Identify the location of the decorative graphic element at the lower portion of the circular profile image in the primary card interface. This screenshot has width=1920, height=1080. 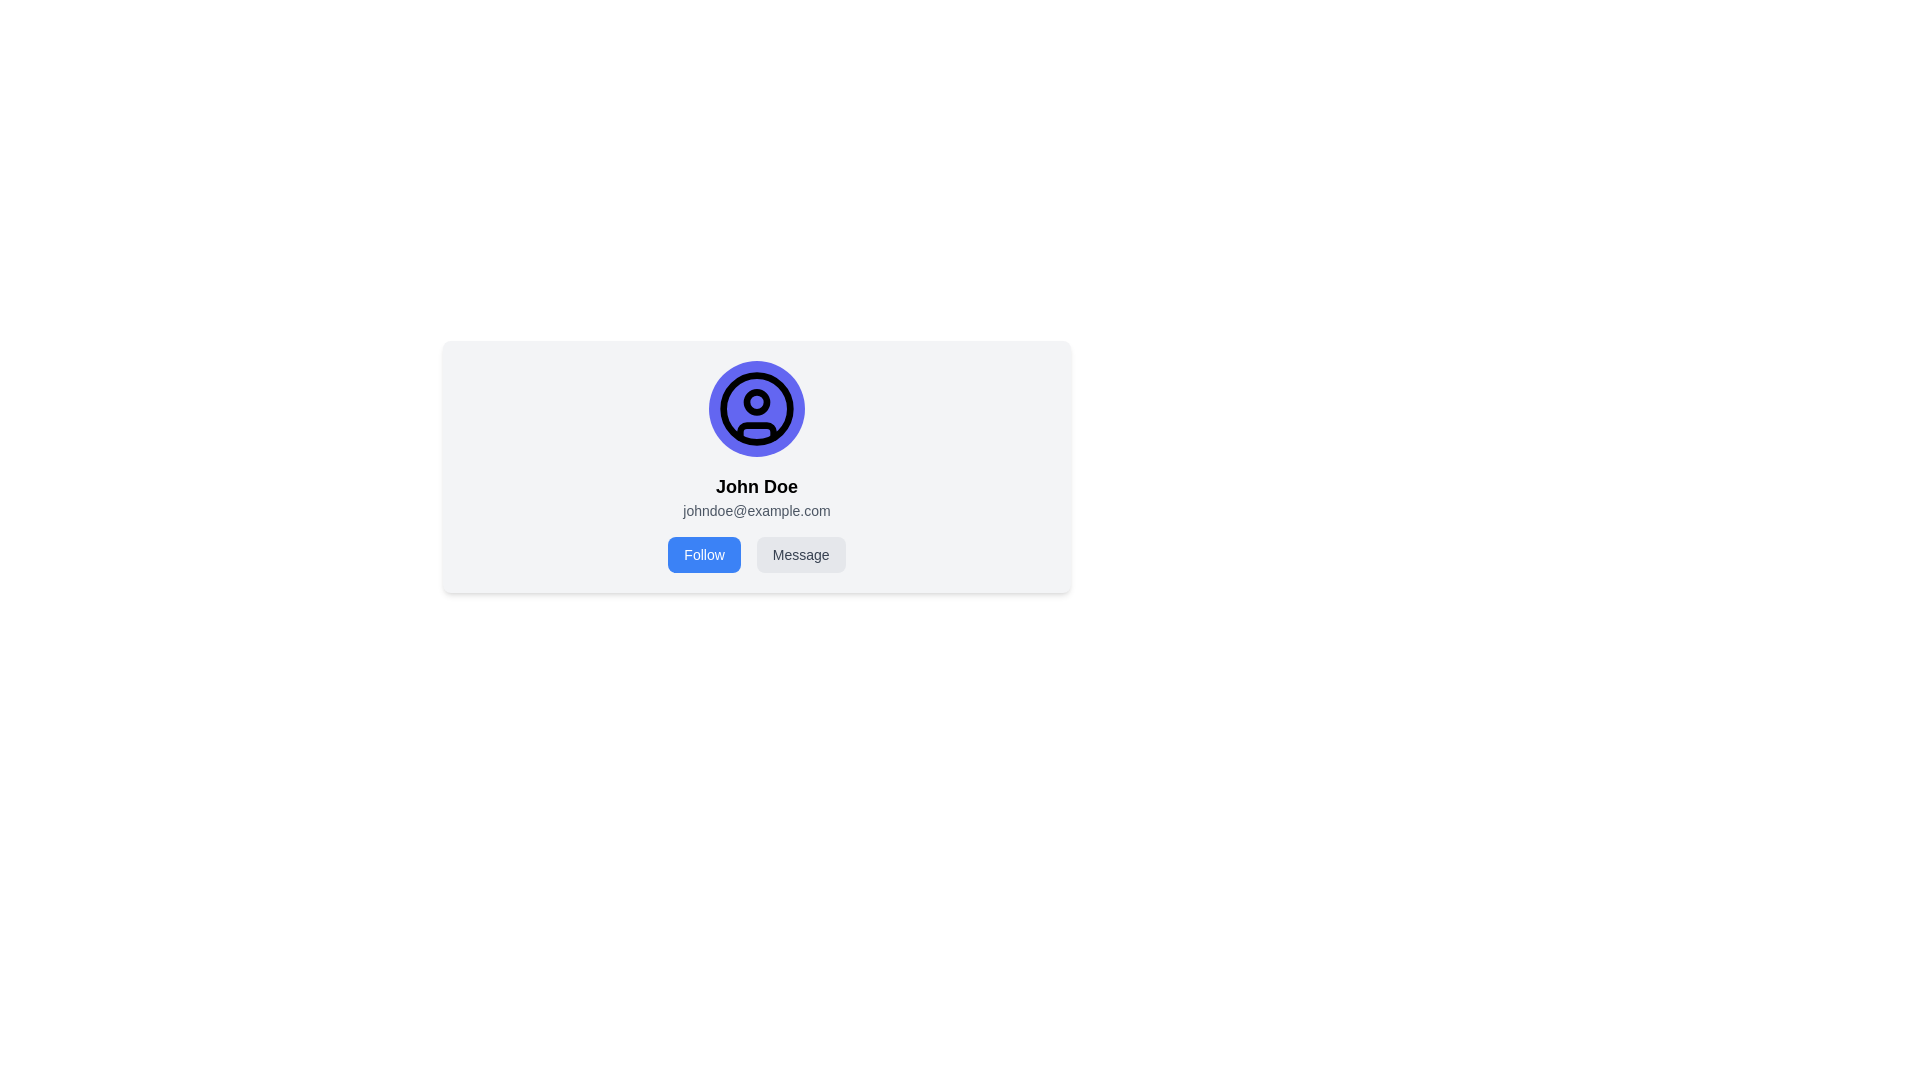
(756, 430).